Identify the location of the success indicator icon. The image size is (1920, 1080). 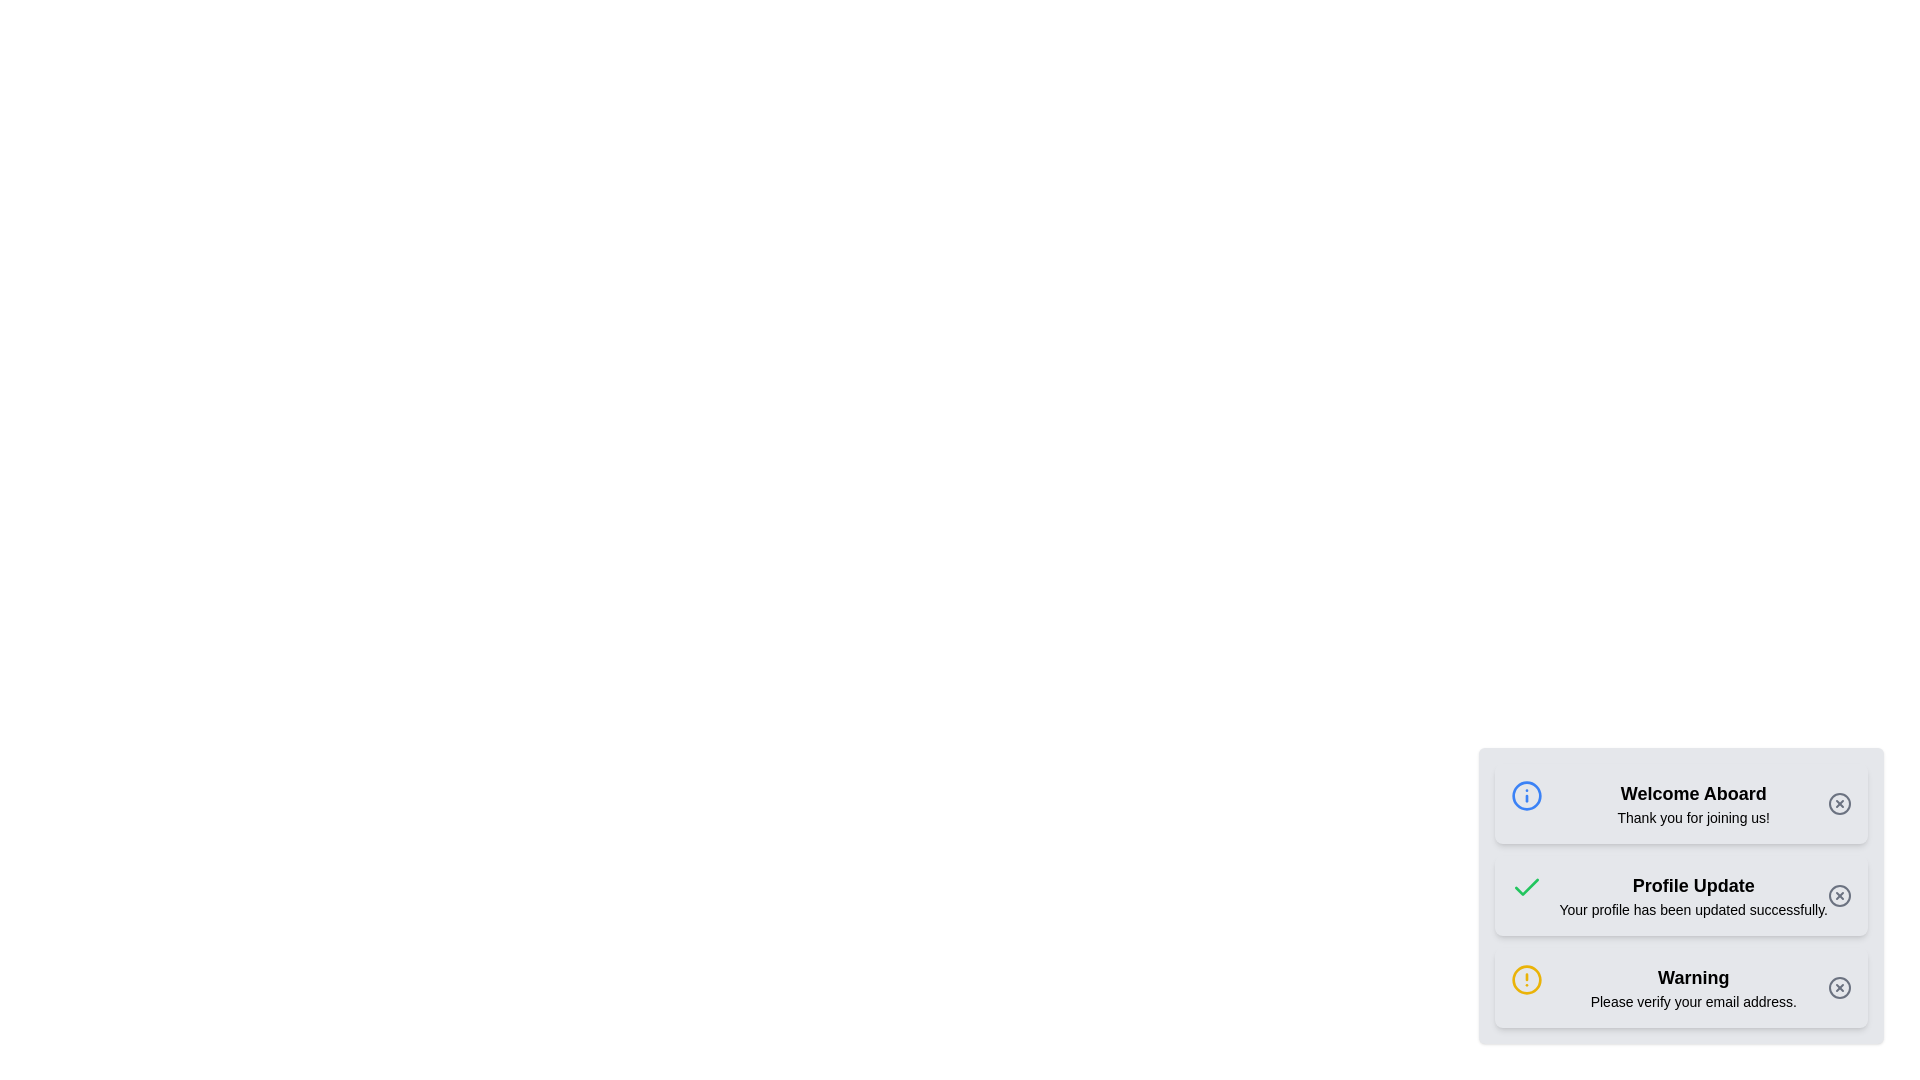
(1526, 894).